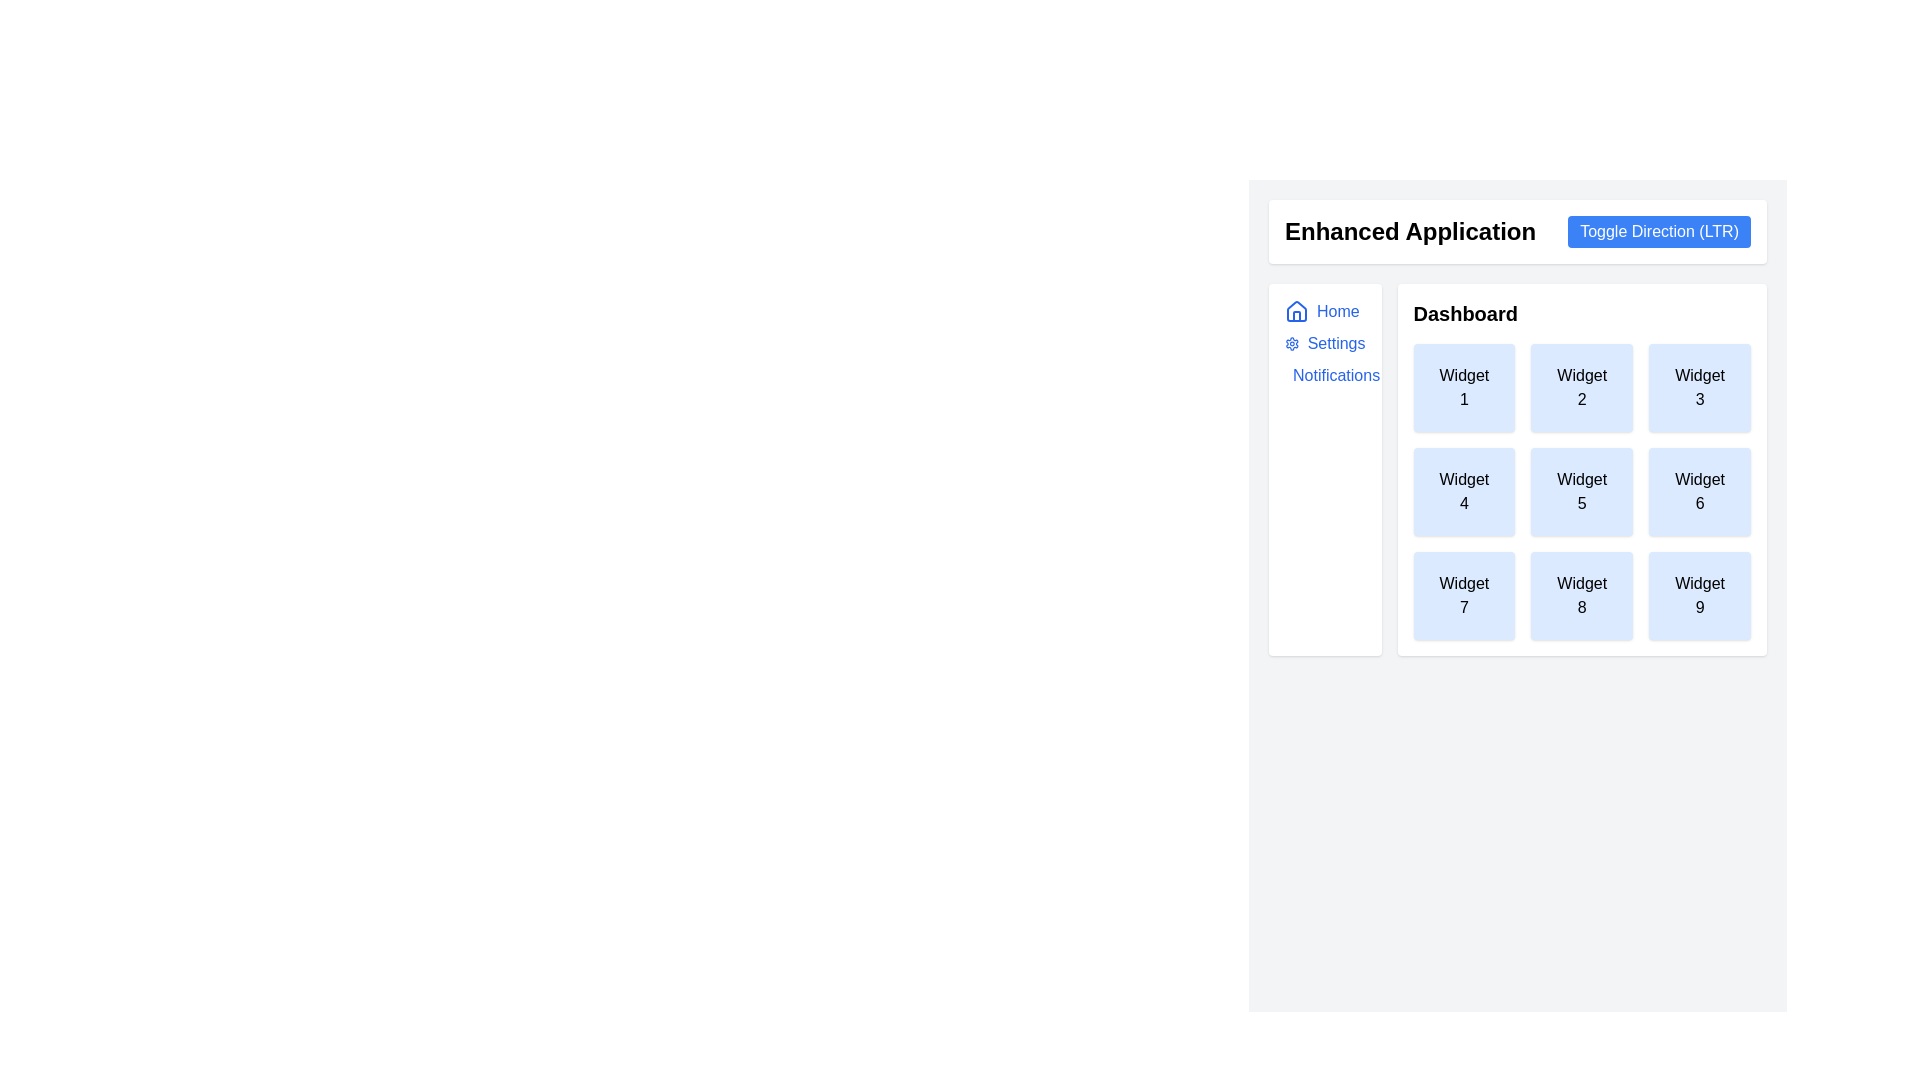 Image resolution: width=1920 pixels, height=1080 pixels. Describe the element at coordinates (1325, 375) in the screenshot. I see `the third navigational link in the vertical menu, located below the 'Settings' item` at that location.